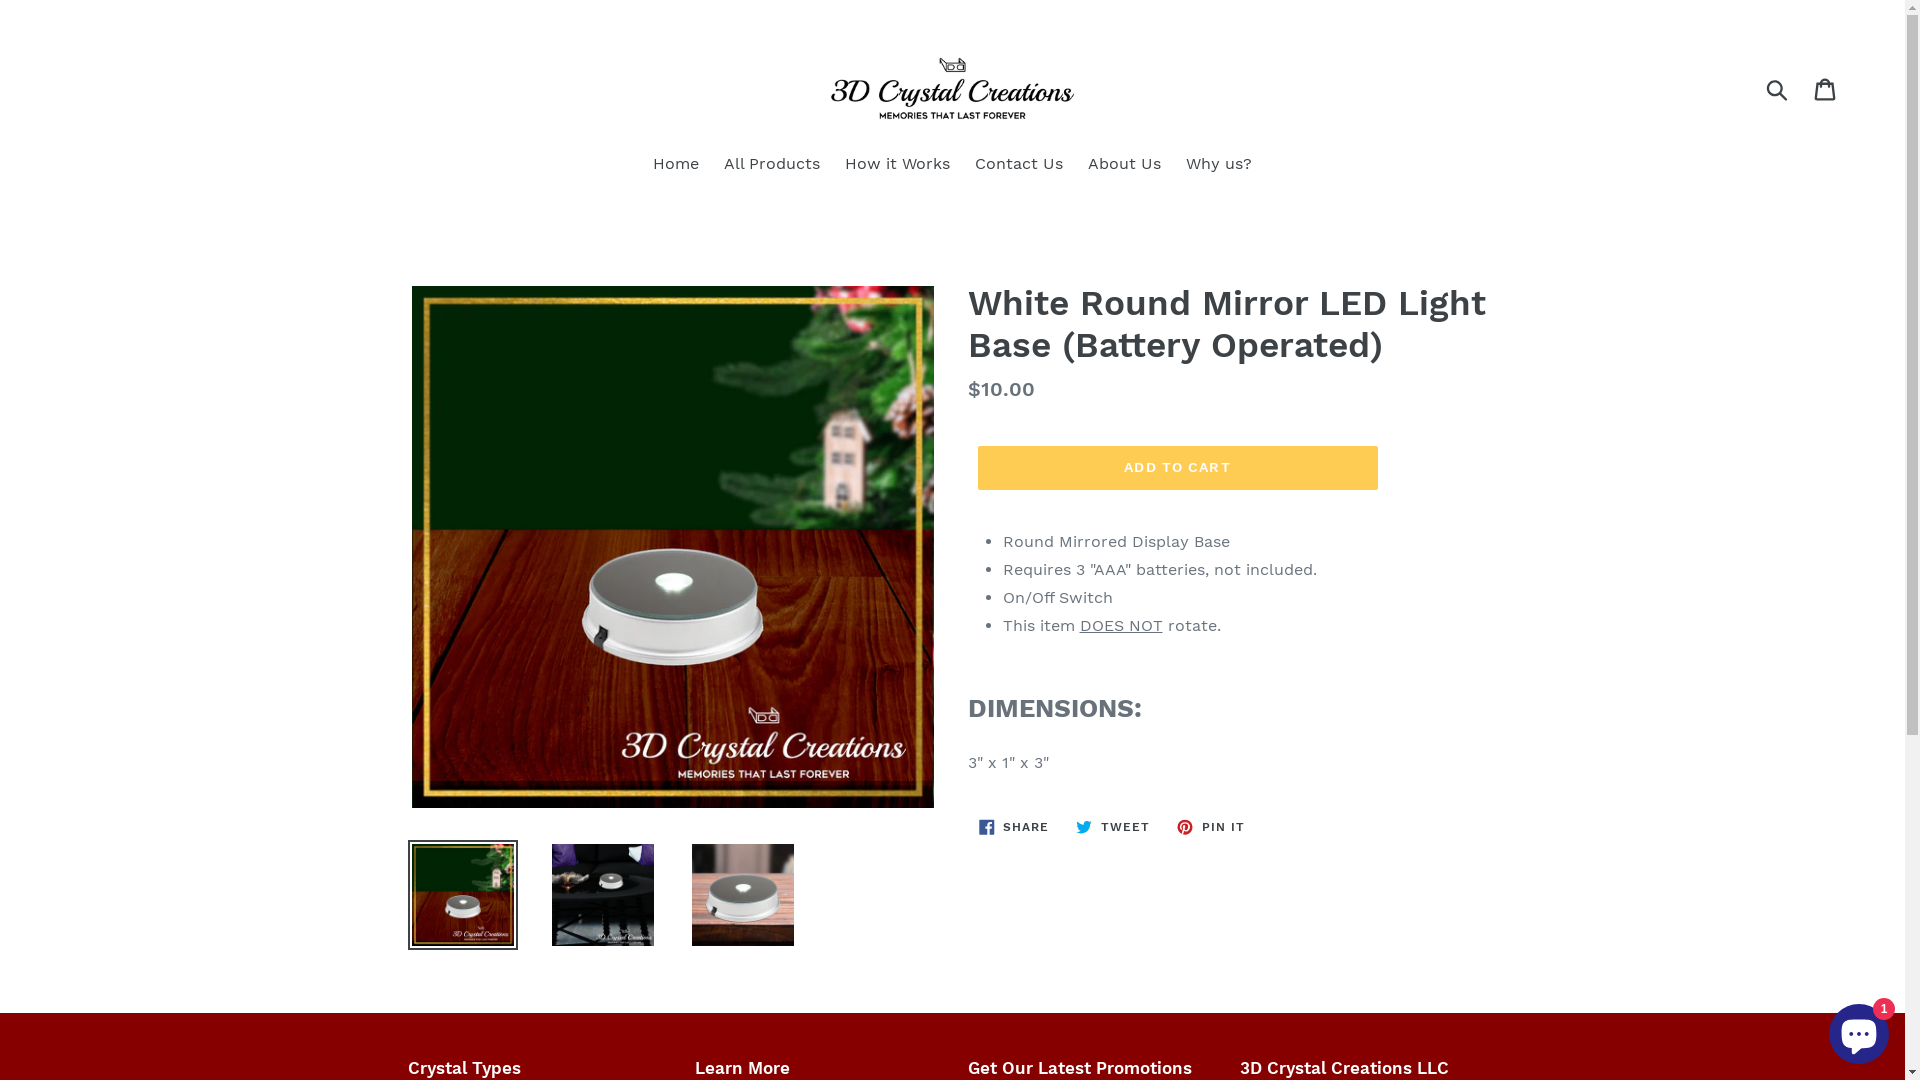  What do you see at coordinates (1112, 826) in the screenshot?
I see `'TWEET` at bounding box center [1112, 826].